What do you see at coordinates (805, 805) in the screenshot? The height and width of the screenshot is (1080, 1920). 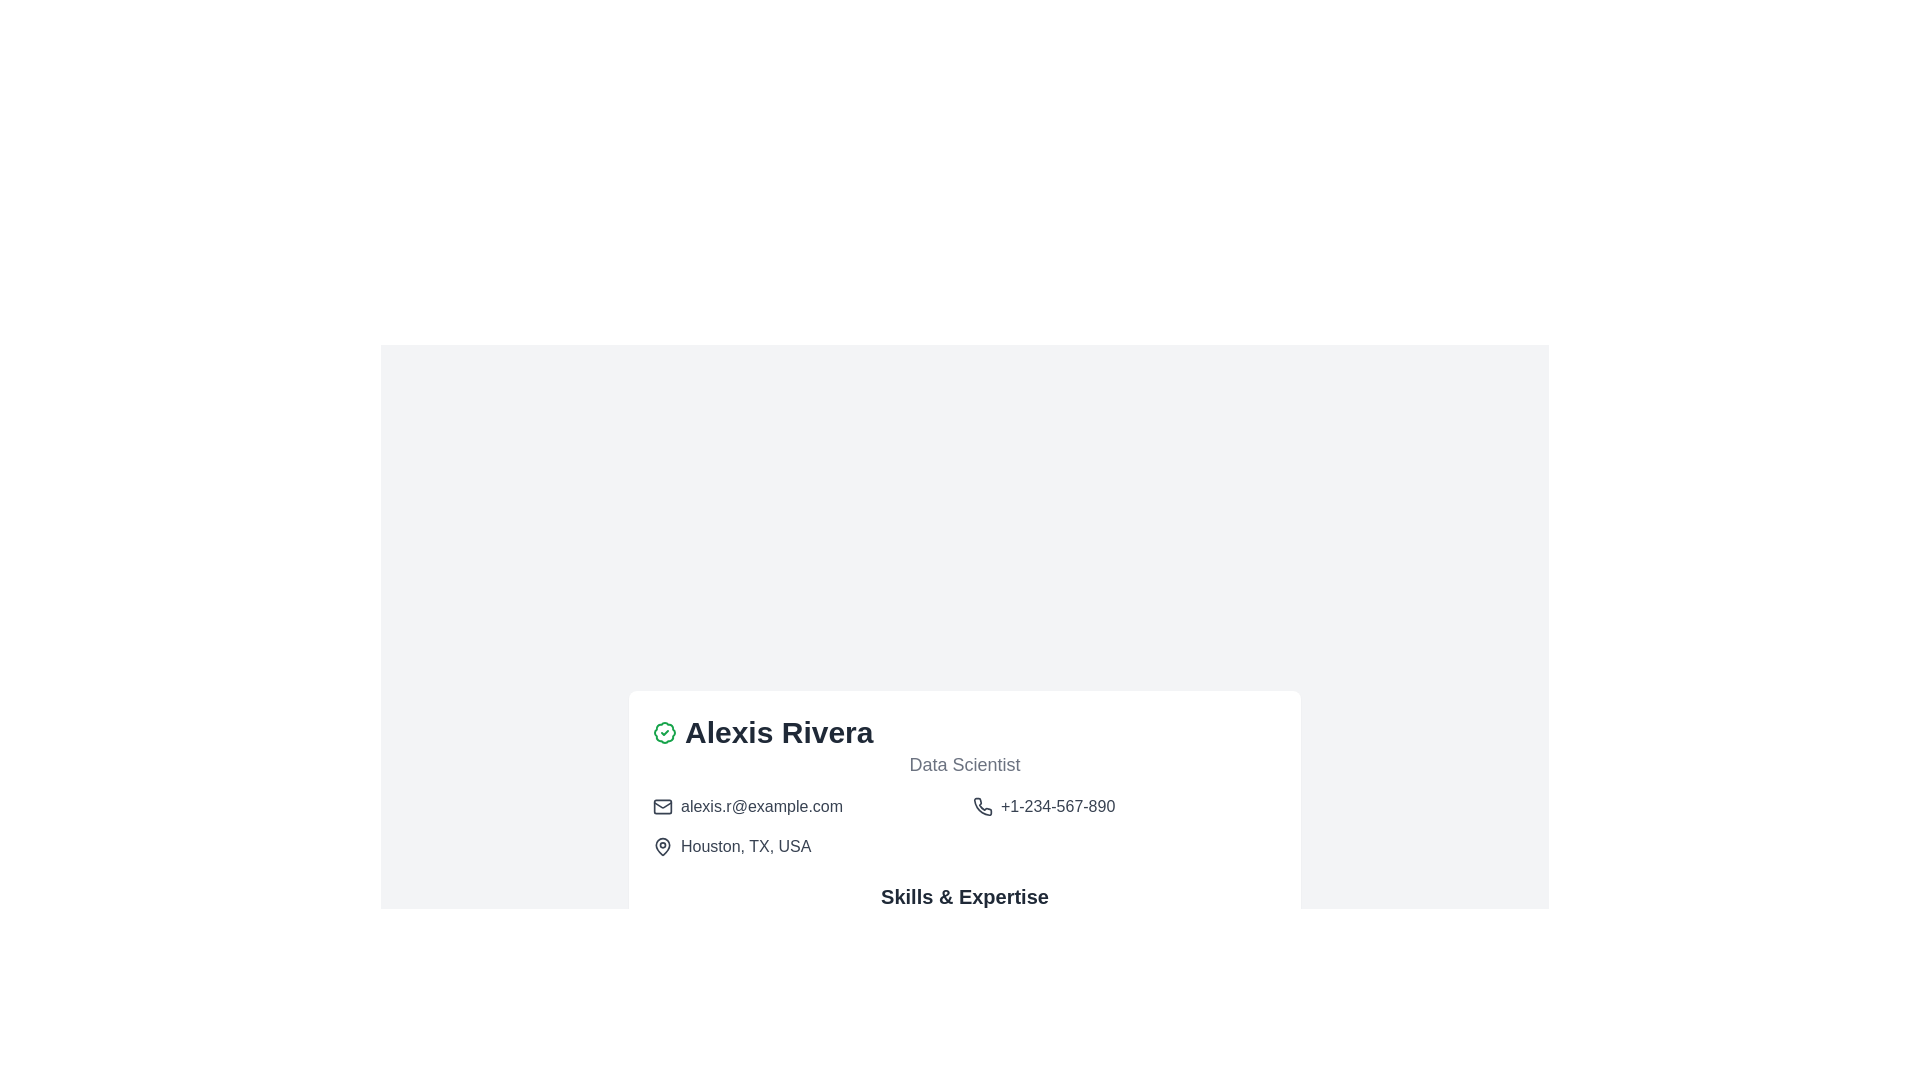 I see `the email address label located in the first row of the left column of the grid layout, which displays the user's email contact information` at bounding box center [805, 805].